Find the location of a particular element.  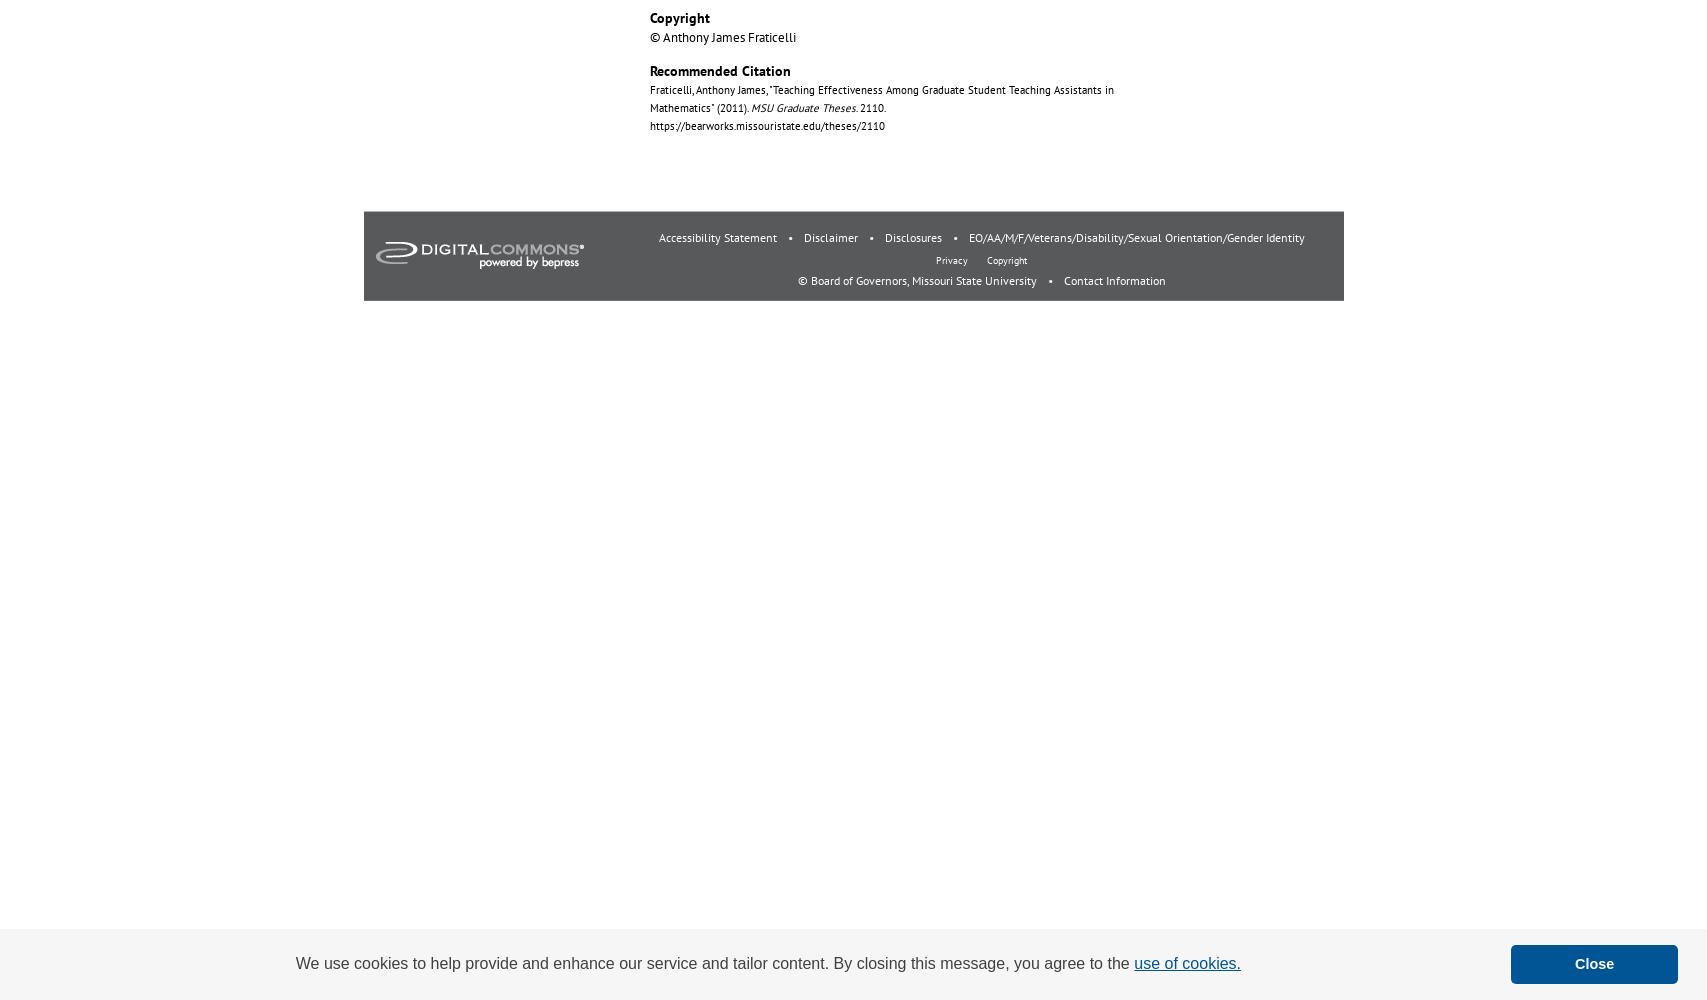

'We use cookies to help provide and enhance our service and tailor content. By closing this message, you agree to the' is located at coordinates (714, 962).